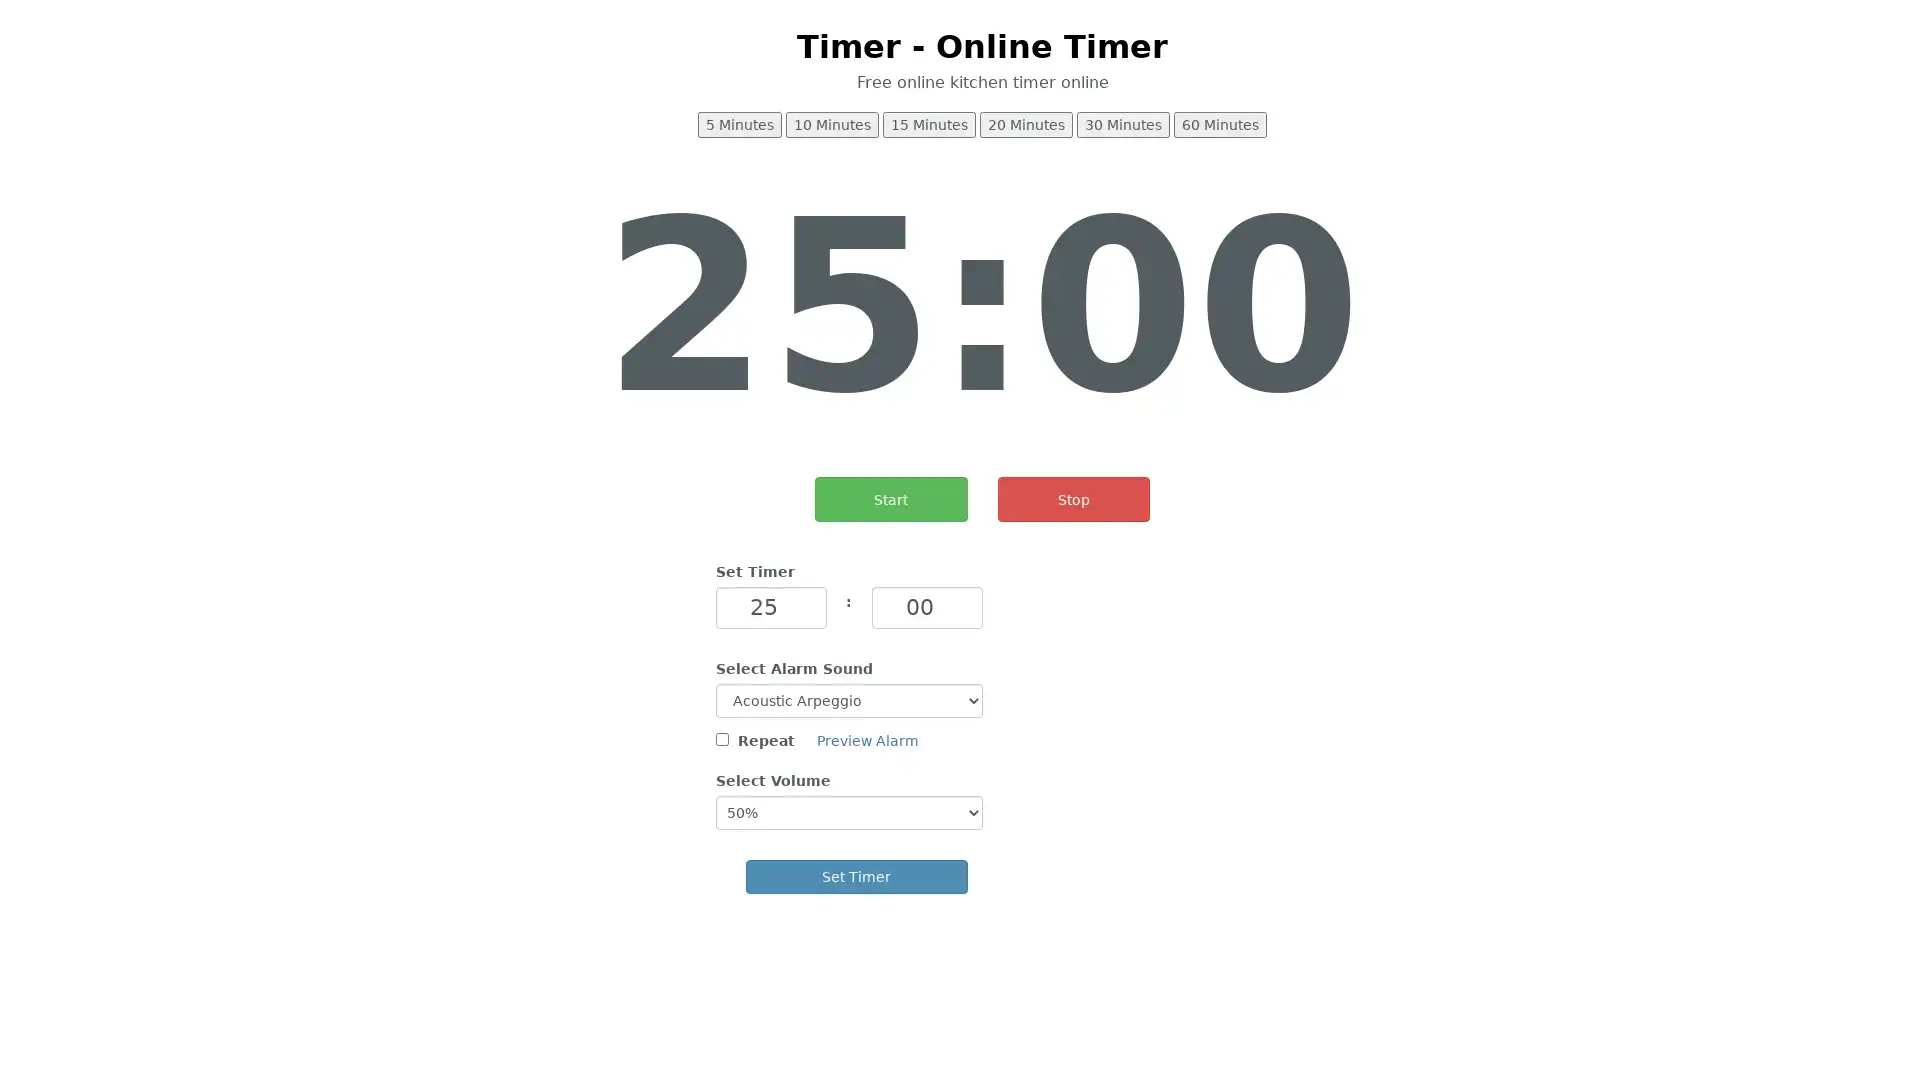 This screenshot has width=1920, height=1080. I want to click on 30 Minutes, so click(1123, 123).